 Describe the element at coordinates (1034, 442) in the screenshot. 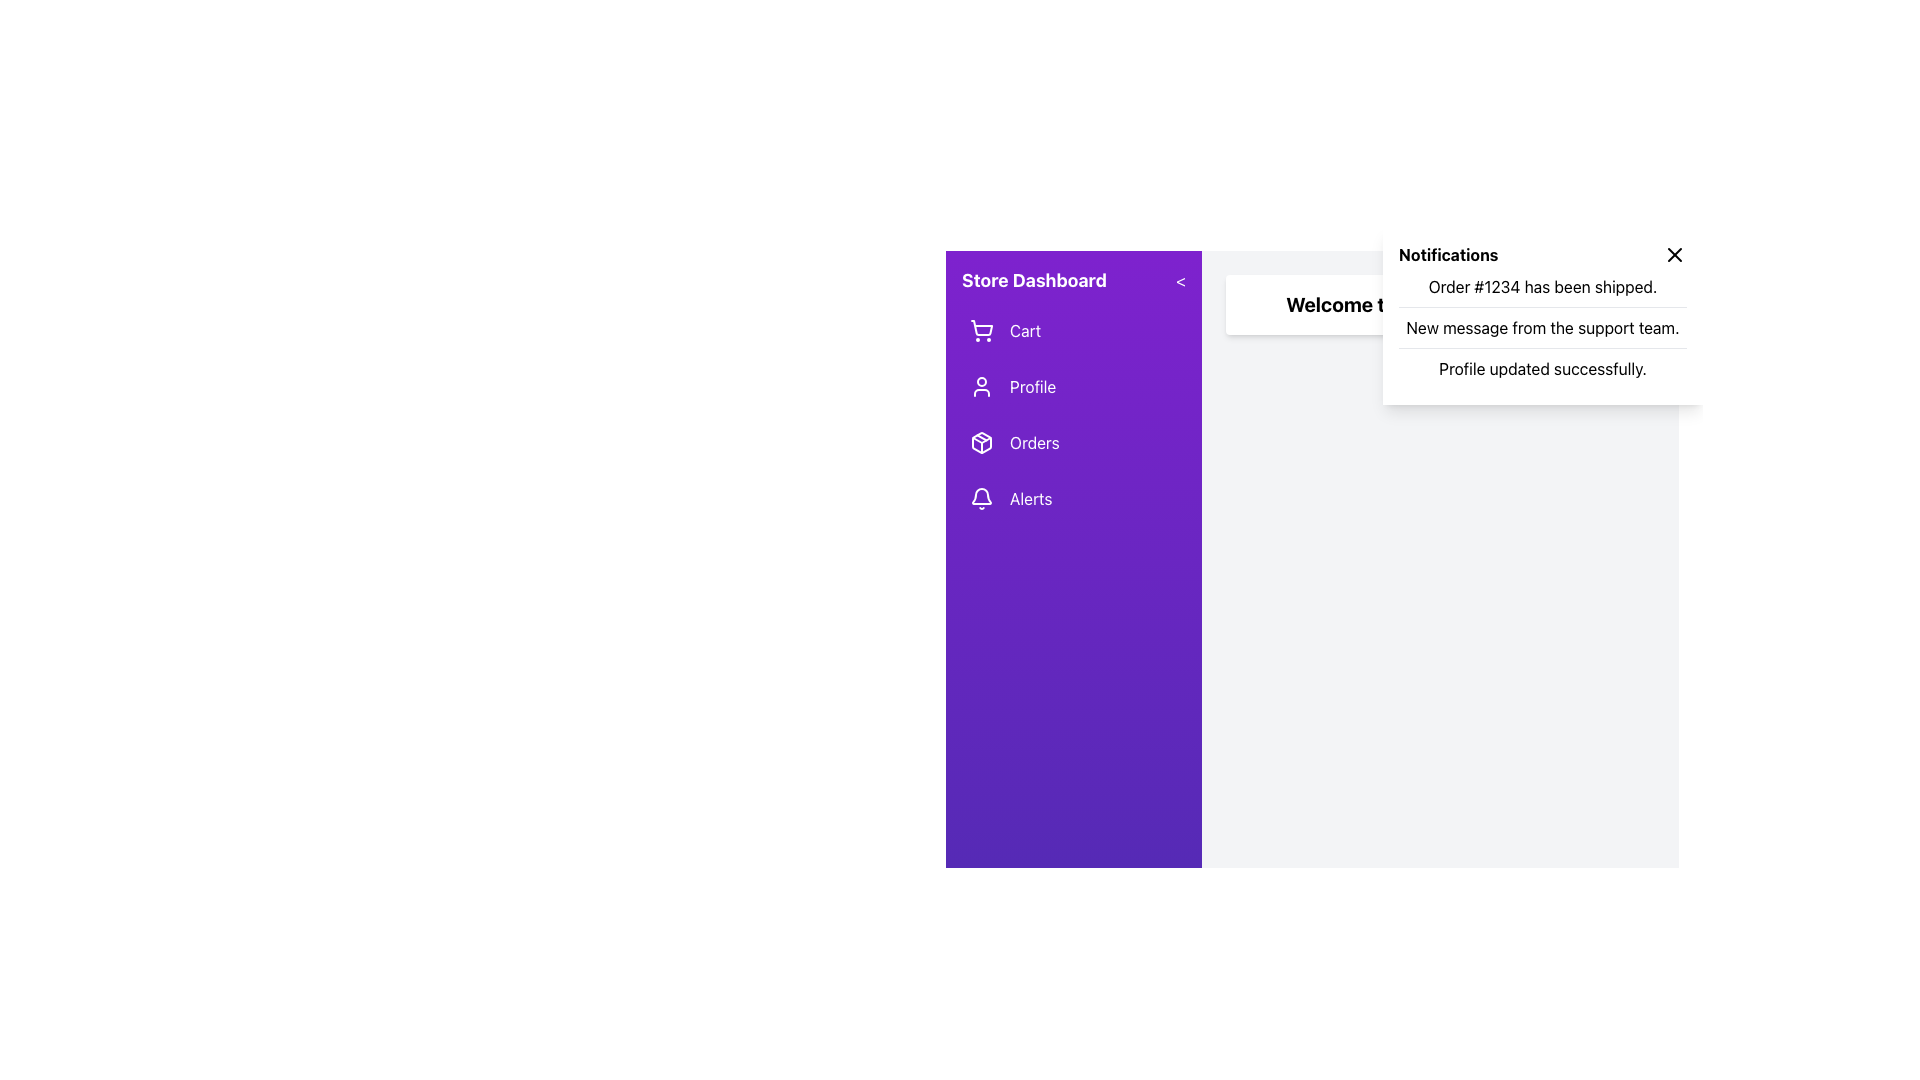

I see `the 'Orders' text label in the sidebar menu of the 'Store Dashboard'` at that location.